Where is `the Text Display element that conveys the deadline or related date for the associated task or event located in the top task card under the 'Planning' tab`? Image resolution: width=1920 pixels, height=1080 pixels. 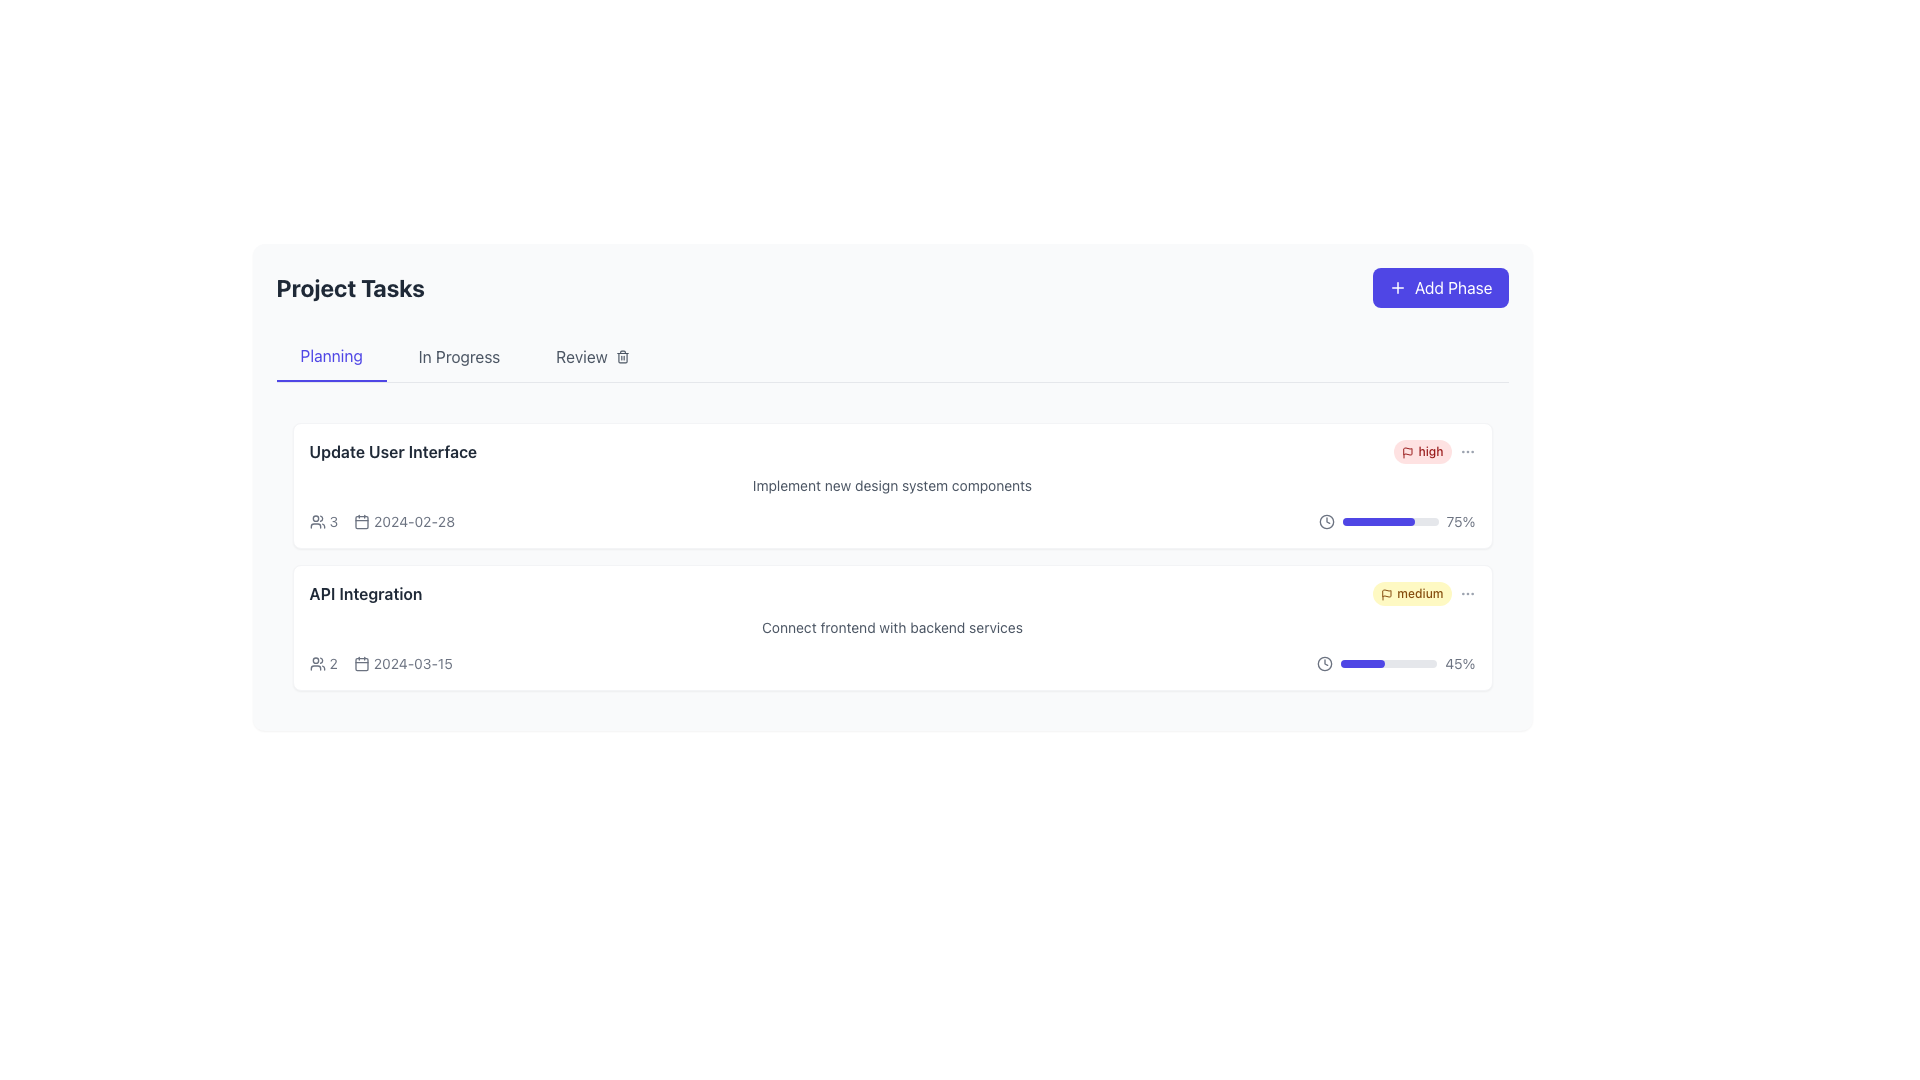
the Text Display element that conveys the deadline or related date for the associated task or event located in the top task card under the 'Planning' tab is located at coordinates (382, 520).